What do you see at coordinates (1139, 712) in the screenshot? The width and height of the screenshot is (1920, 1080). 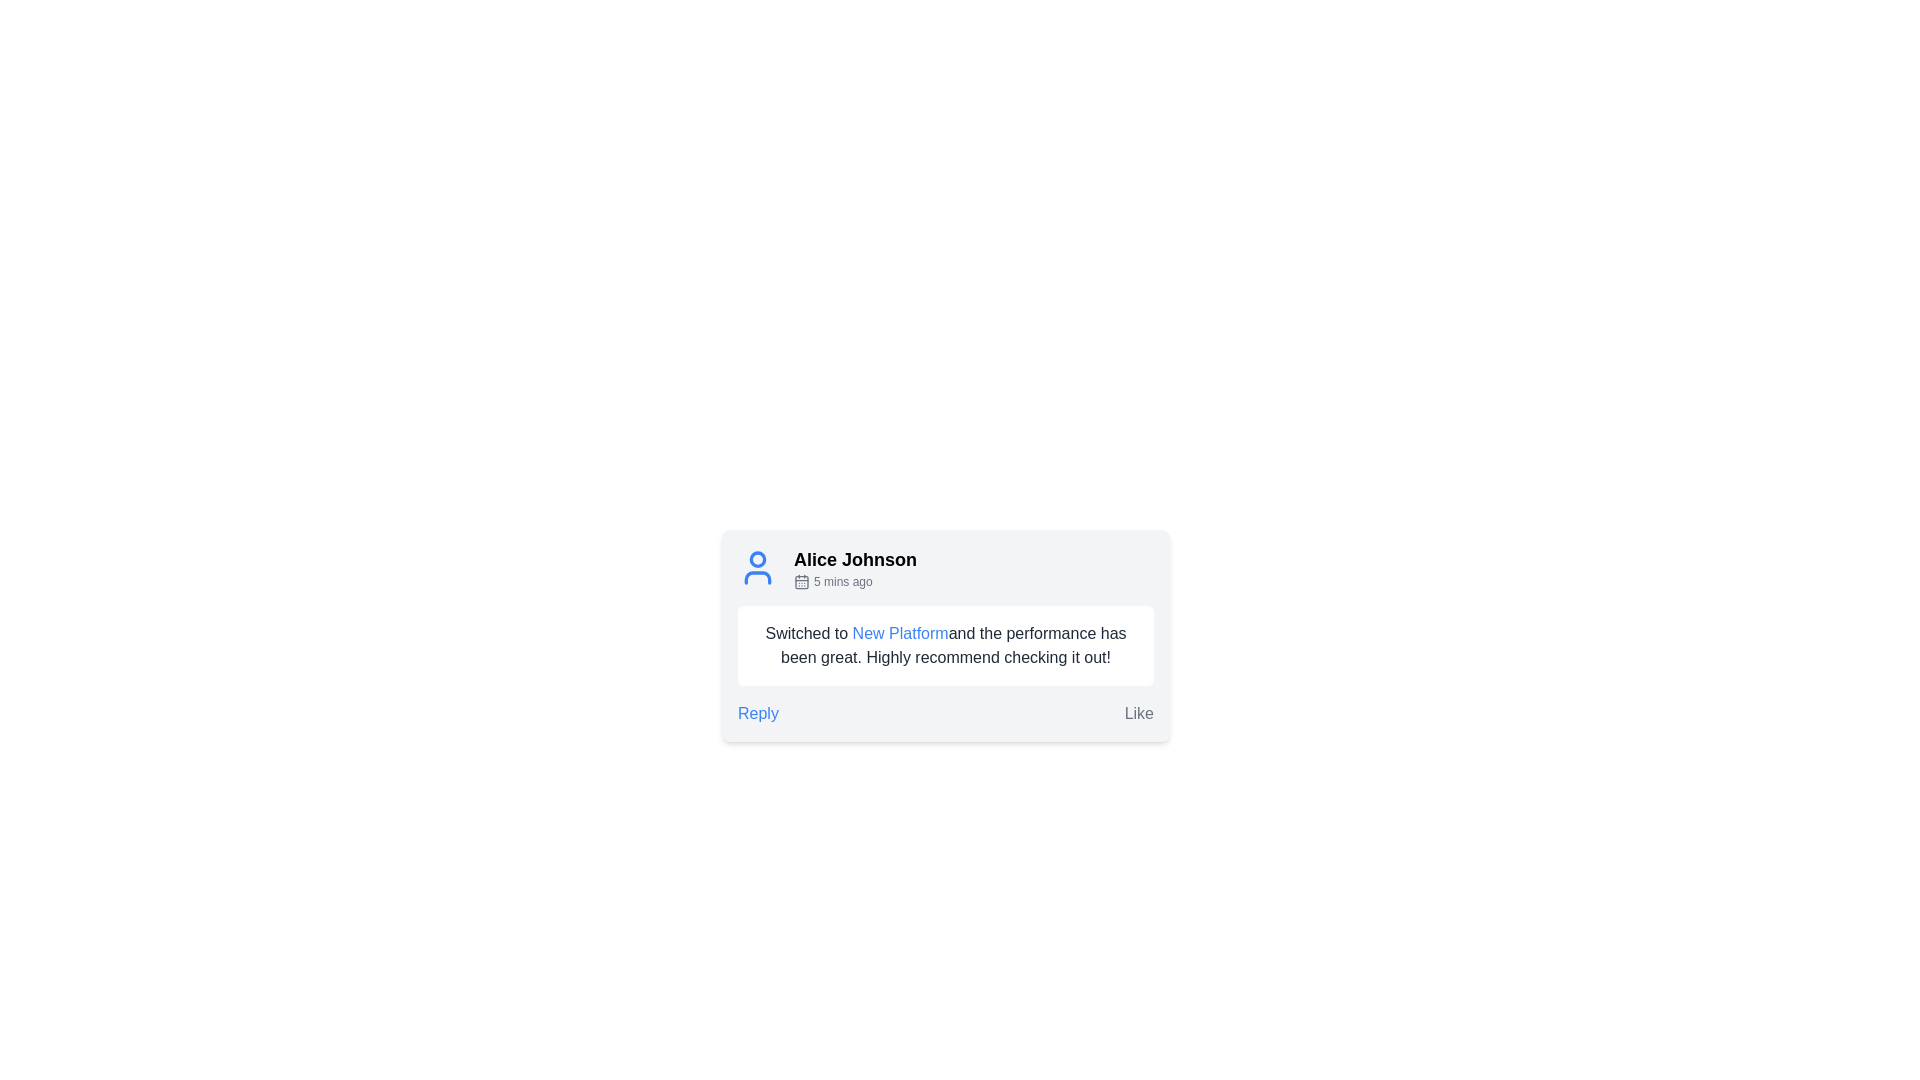 I see `the 'Like' button located on the lower right corner of the card component, which is a text label in gray font that changes to a darker shade when hovered over` at bounding box center [1139, 712].